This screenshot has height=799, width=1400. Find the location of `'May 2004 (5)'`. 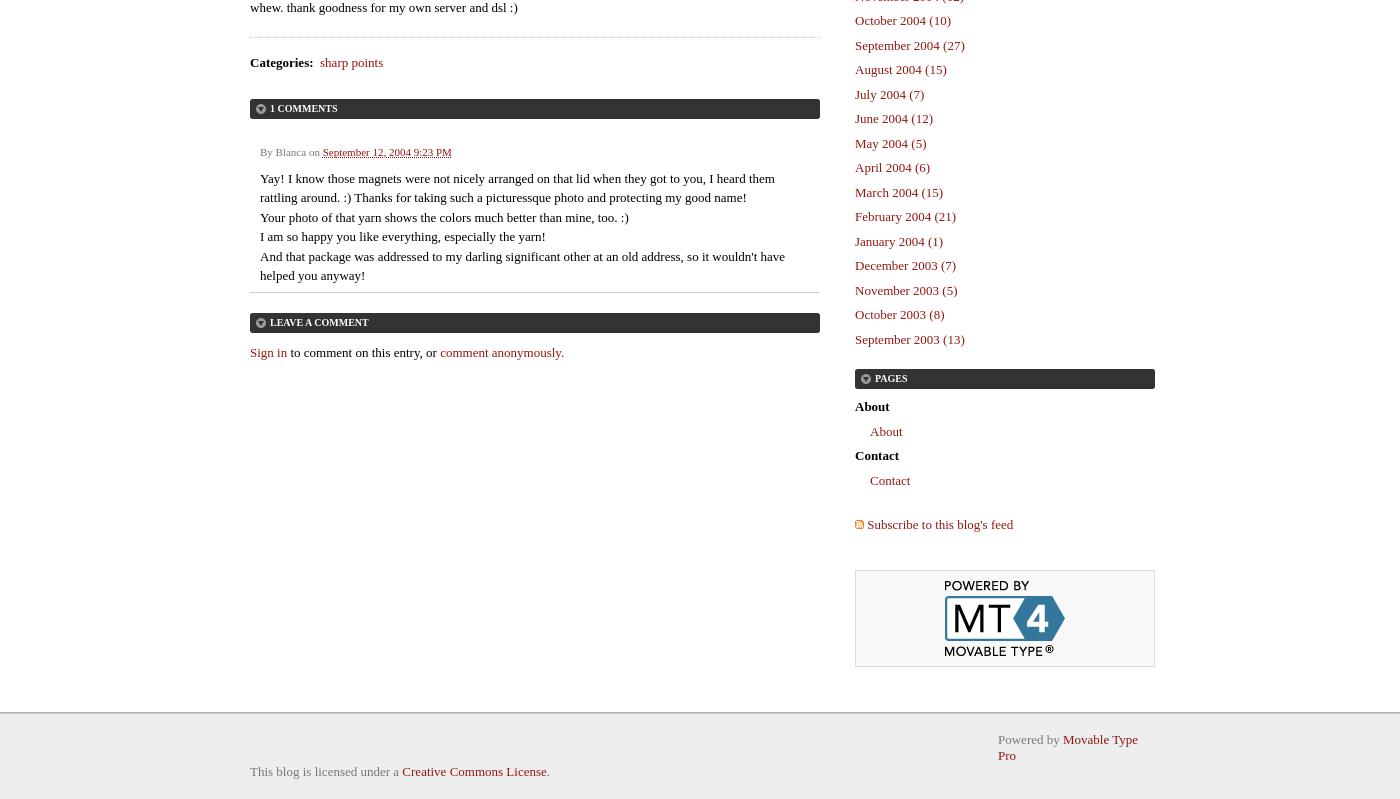

'May 2004 (5)' is located at coordinates (890, 142).